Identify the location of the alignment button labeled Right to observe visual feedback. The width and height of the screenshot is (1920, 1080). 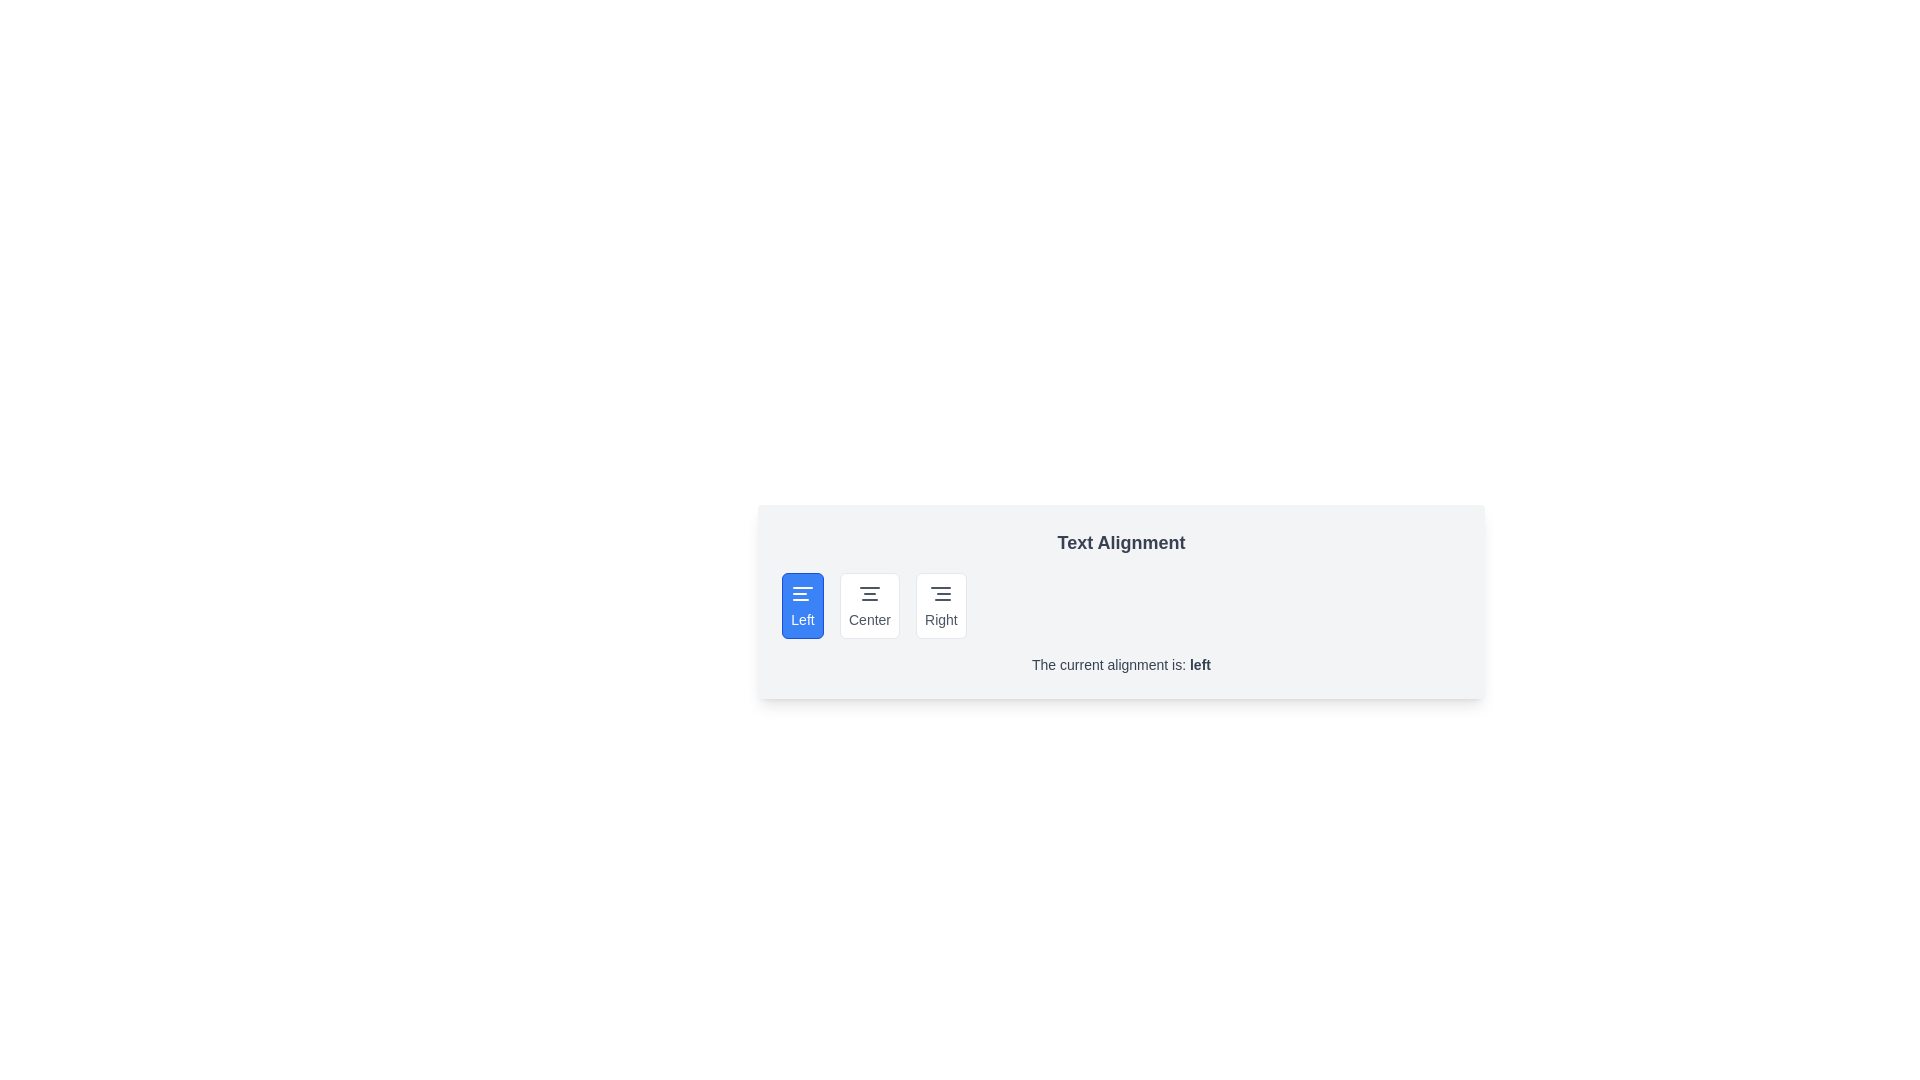
(939, 604).